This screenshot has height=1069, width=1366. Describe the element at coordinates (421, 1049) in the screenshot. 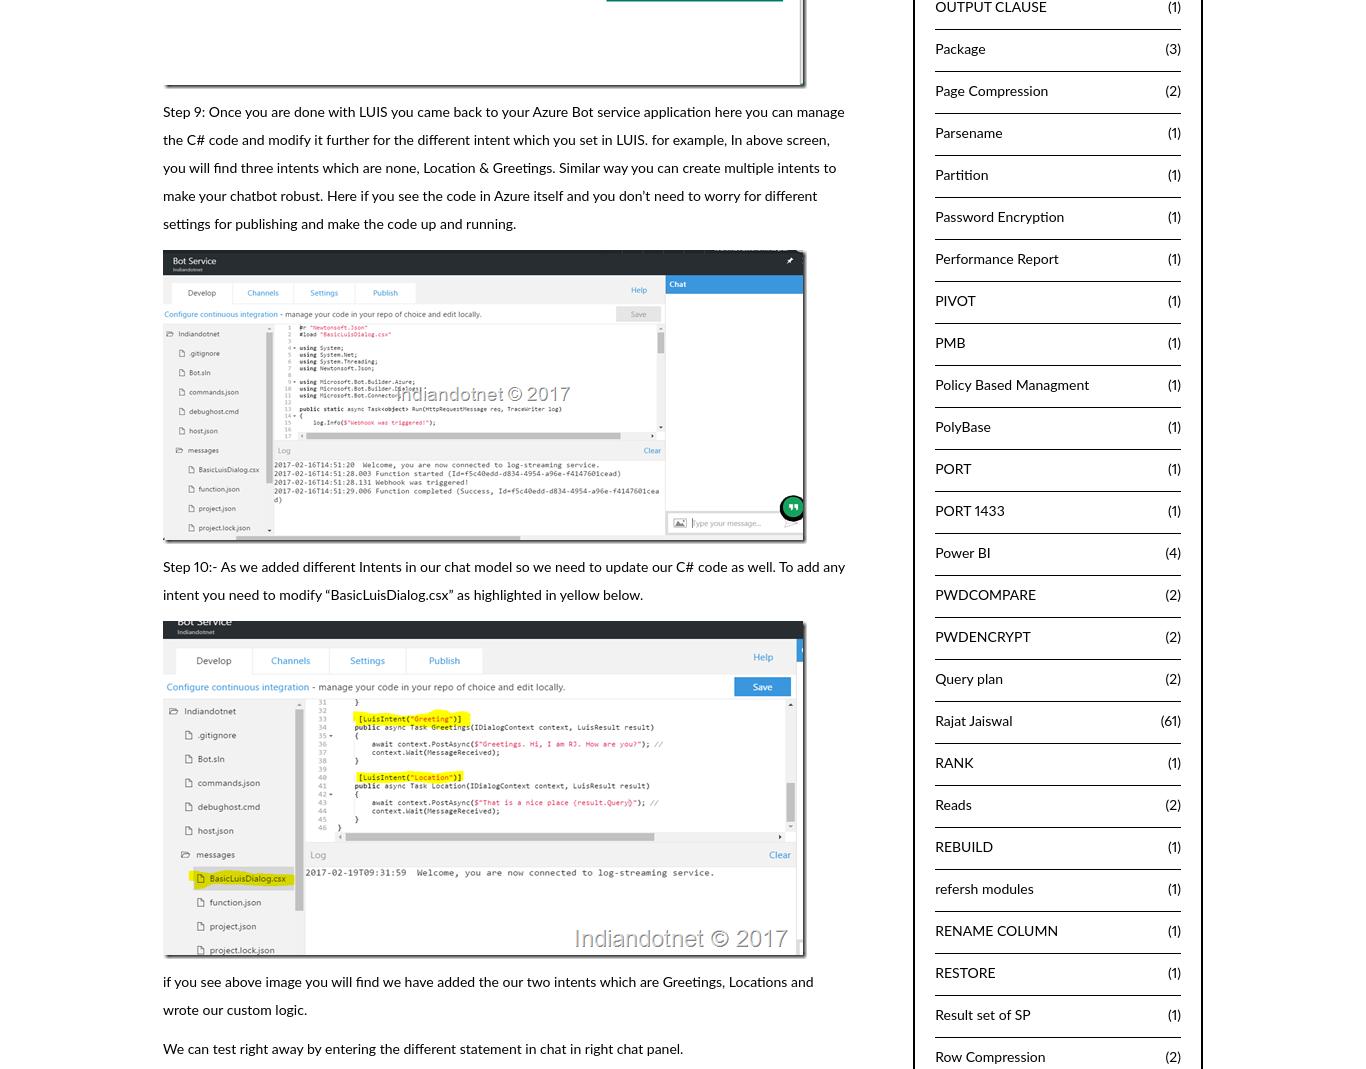

I see `'We can test right away by entering the different statement in chat in right chat panel.'` at that location.